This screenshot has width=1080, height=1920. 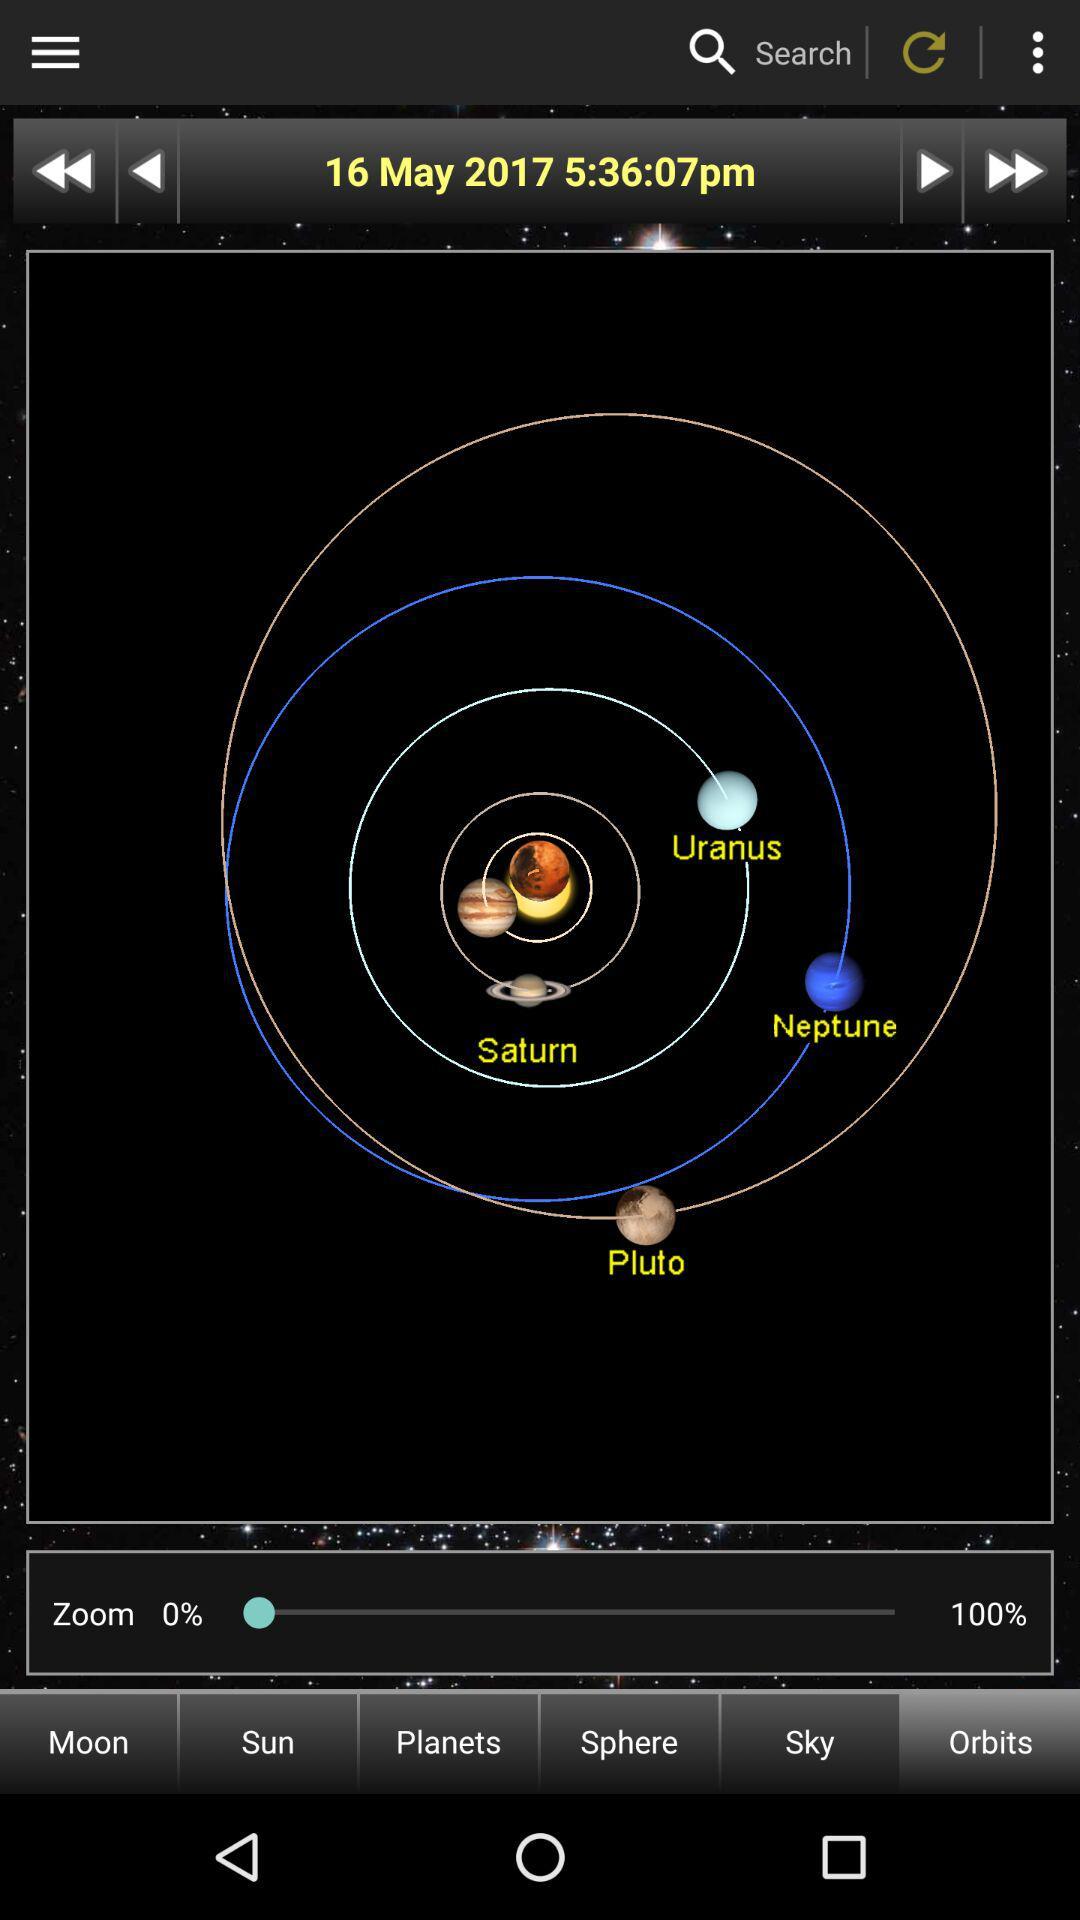 What do you see at coordinates (712, 52) in the screenshot?
I see `search` at bounding box center [712, 52].